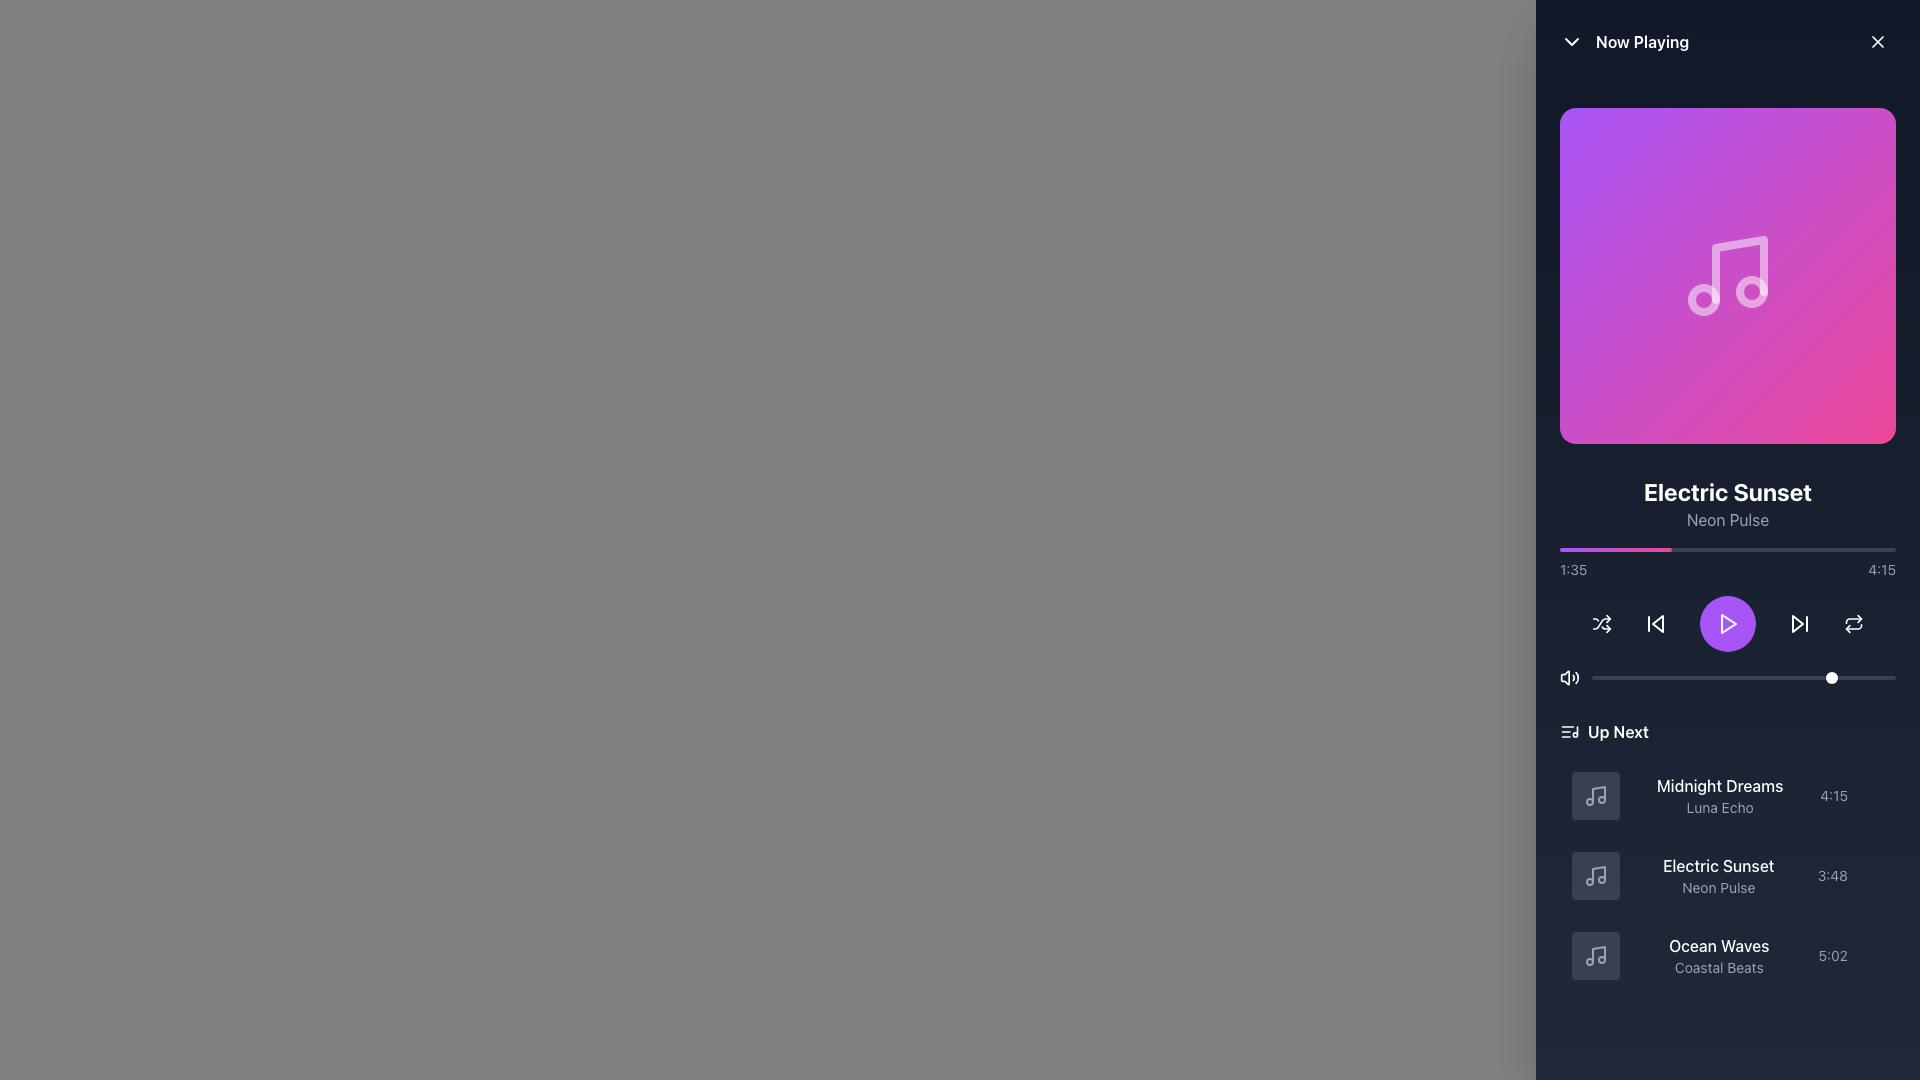  What do you see at coordinates (1835, 550) in the screenshot?
I see `playback position` at bounding box center [1835, 550].